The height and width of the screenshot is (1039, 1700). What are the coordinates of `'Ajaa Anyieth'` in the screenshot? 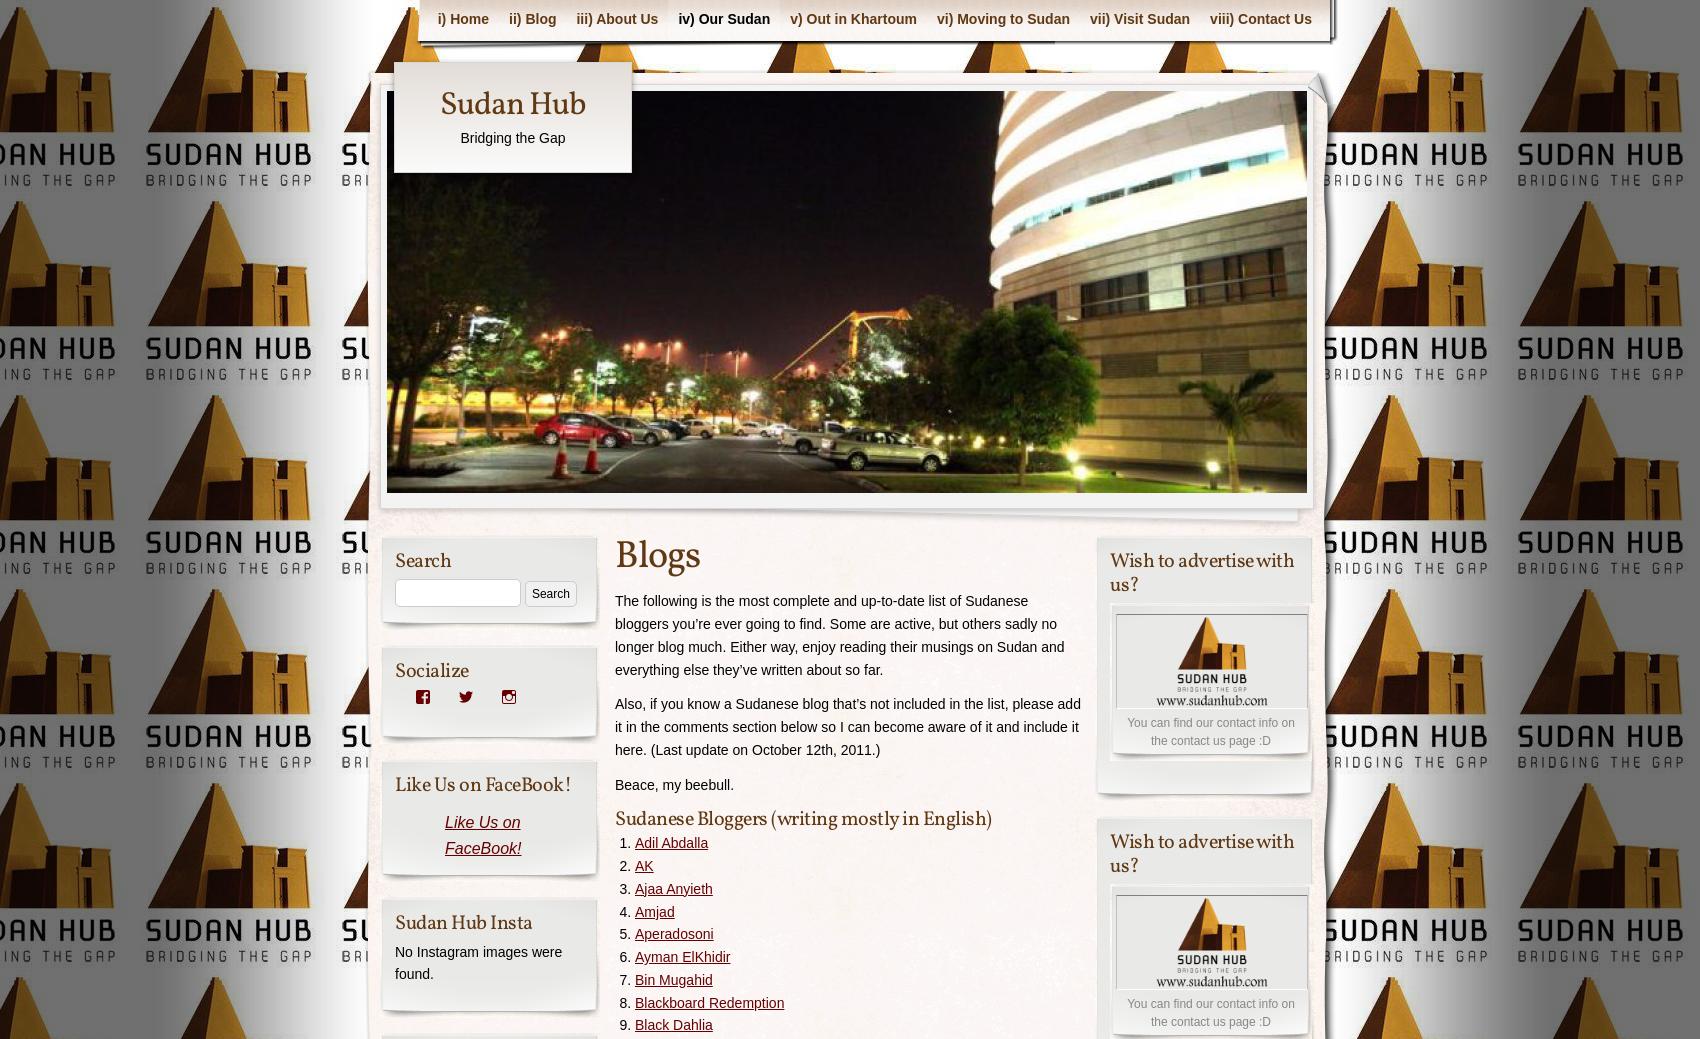 It's located at (673, 888).